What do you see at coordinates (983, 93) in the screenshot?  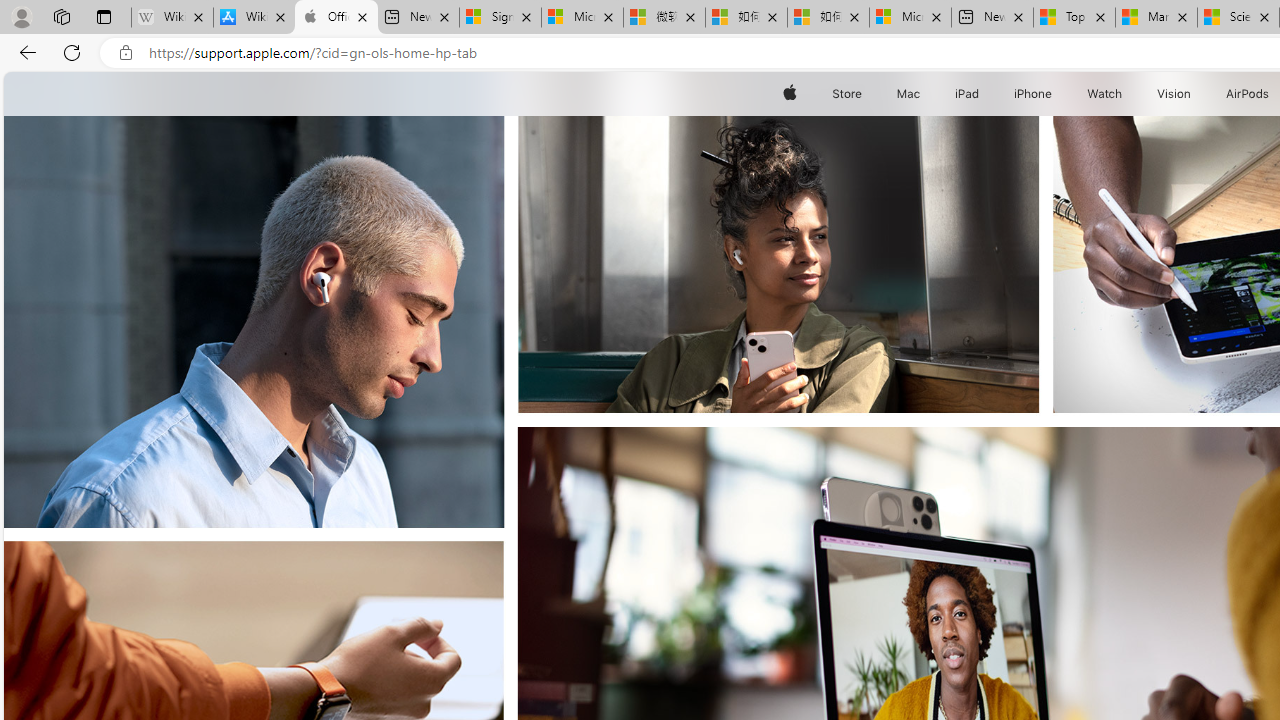 I see `'iPad menu'` at bounding box center [983, 93].